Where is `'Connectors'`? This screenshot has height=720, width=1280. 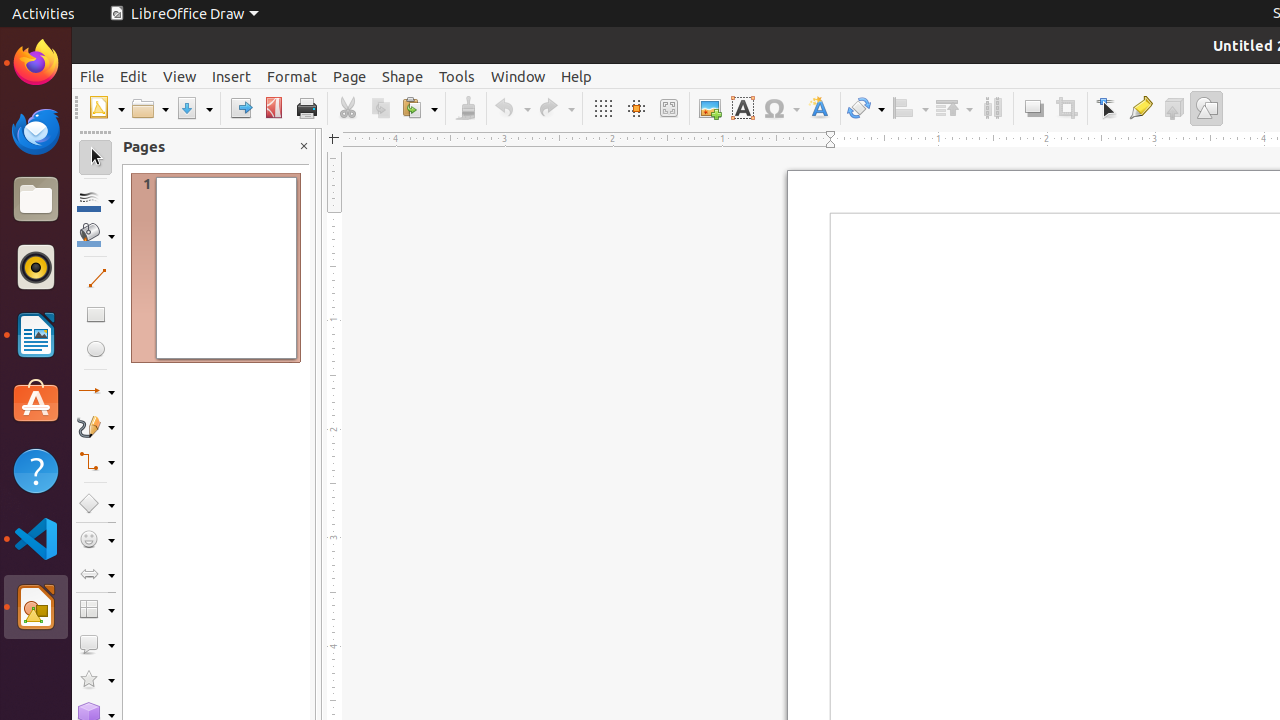 'Connectors' is located at coordinates (95, 461).